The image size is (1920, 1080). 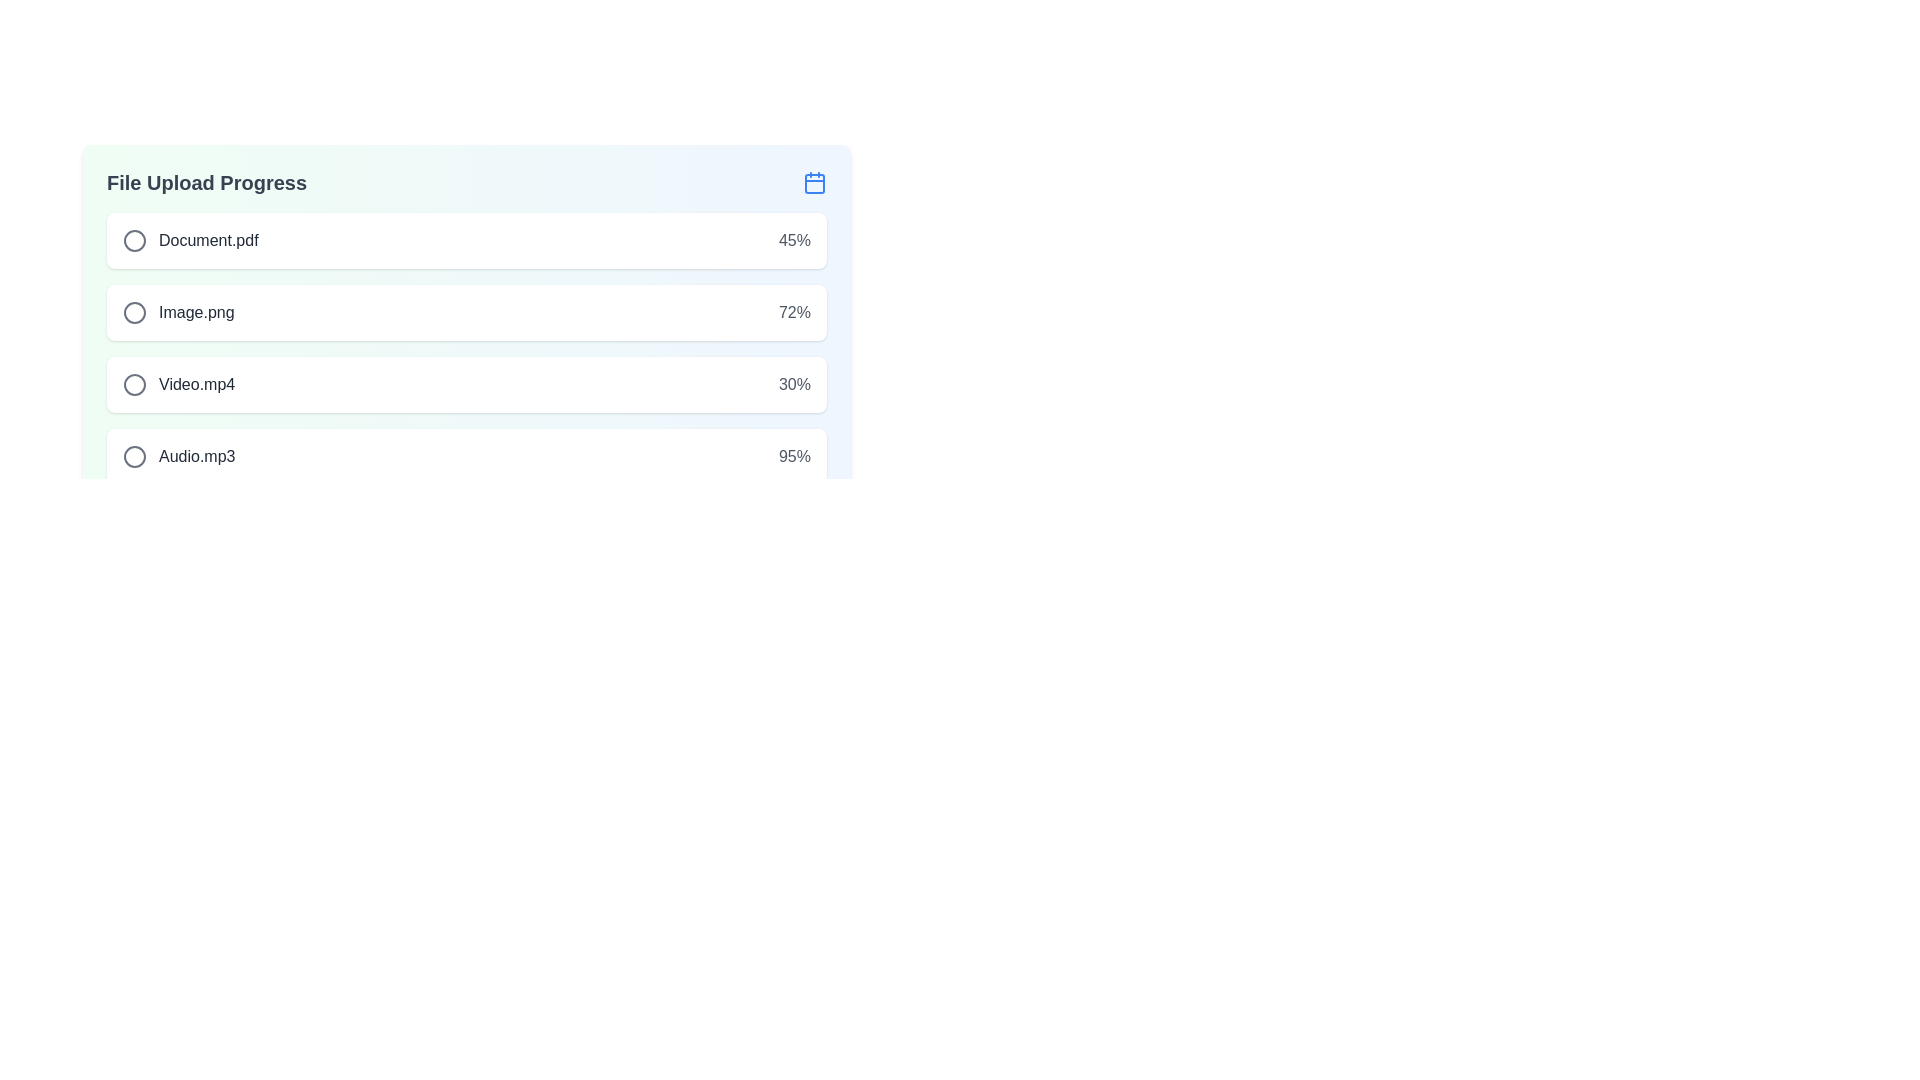 I want to click on the 'Video.mp4' text label or the circular icon with a gray border, so click(x=179, y=385).